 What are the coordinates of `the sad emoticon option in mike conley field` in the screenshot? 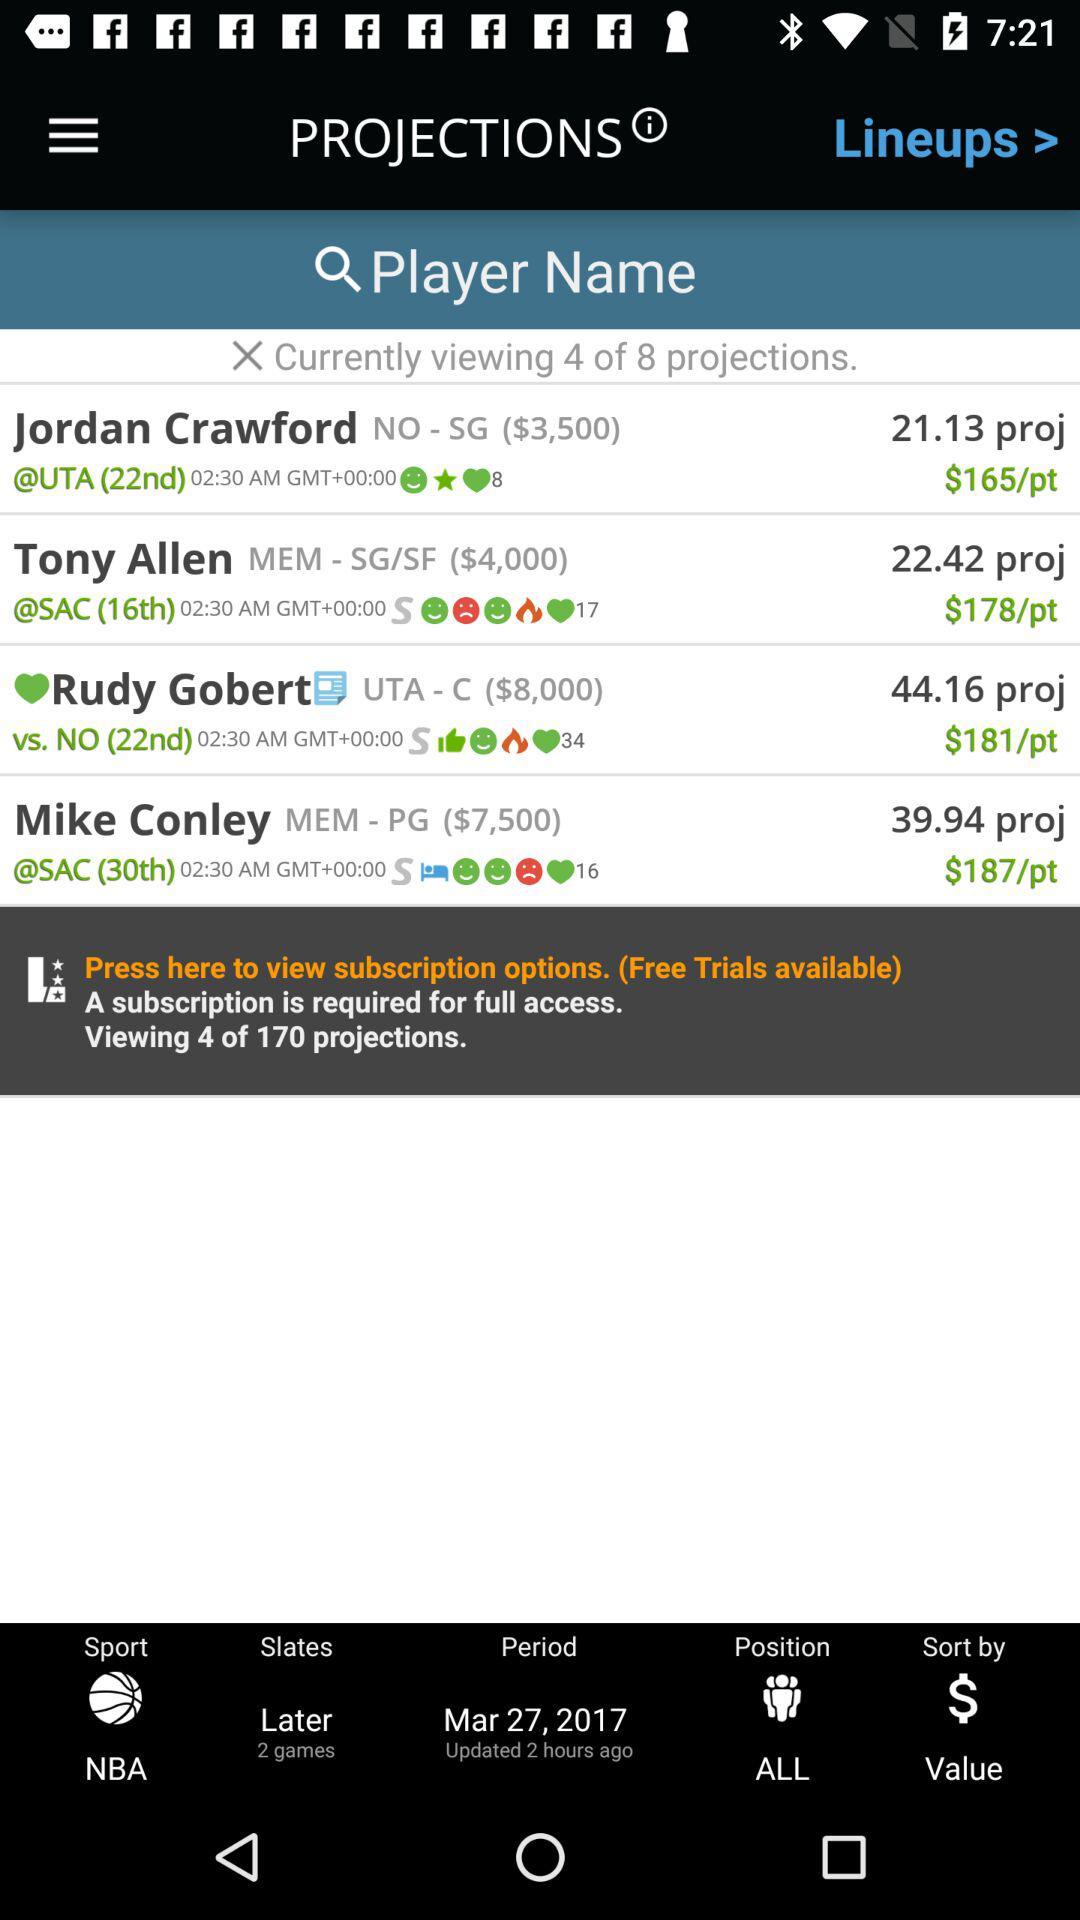 It's located at (527, 871).